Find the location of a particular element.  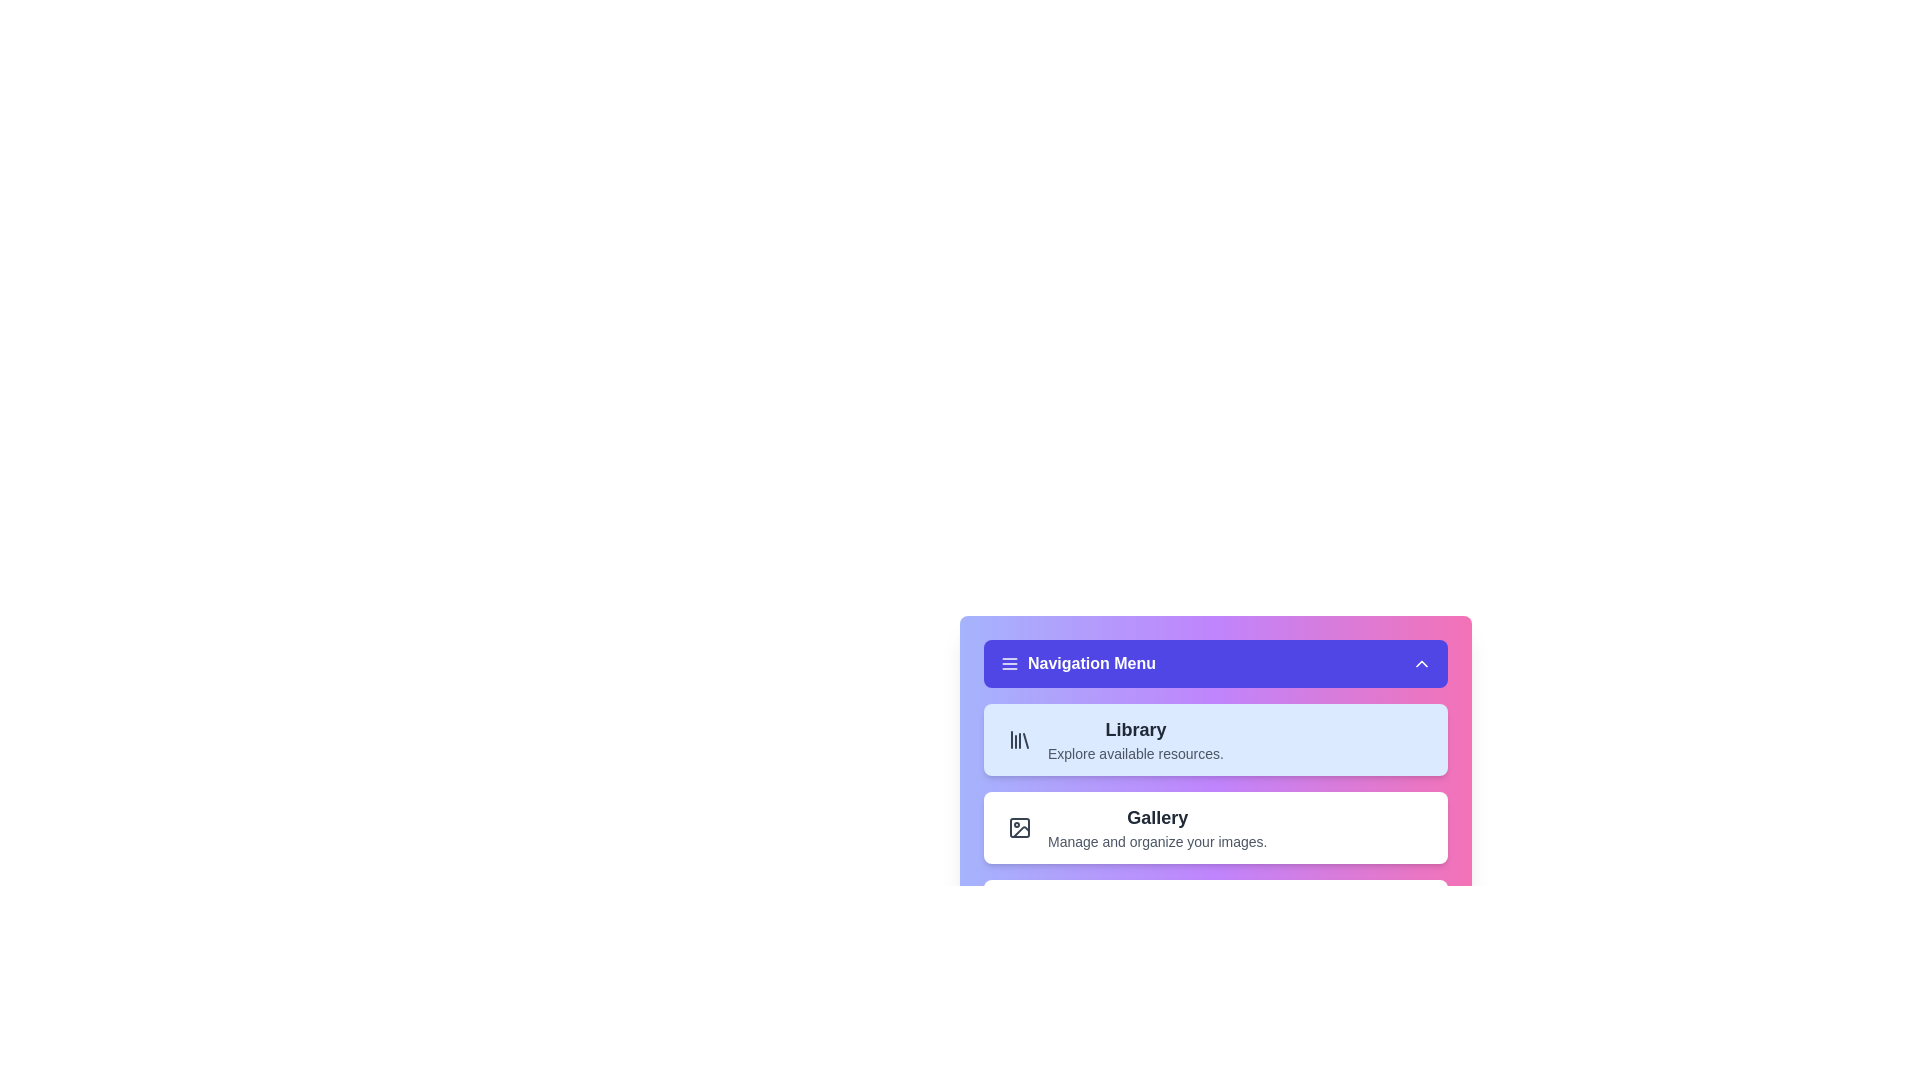

the 'Navigation Menu' button to toggle the menu visibility is located at coordinates (1214, 663).